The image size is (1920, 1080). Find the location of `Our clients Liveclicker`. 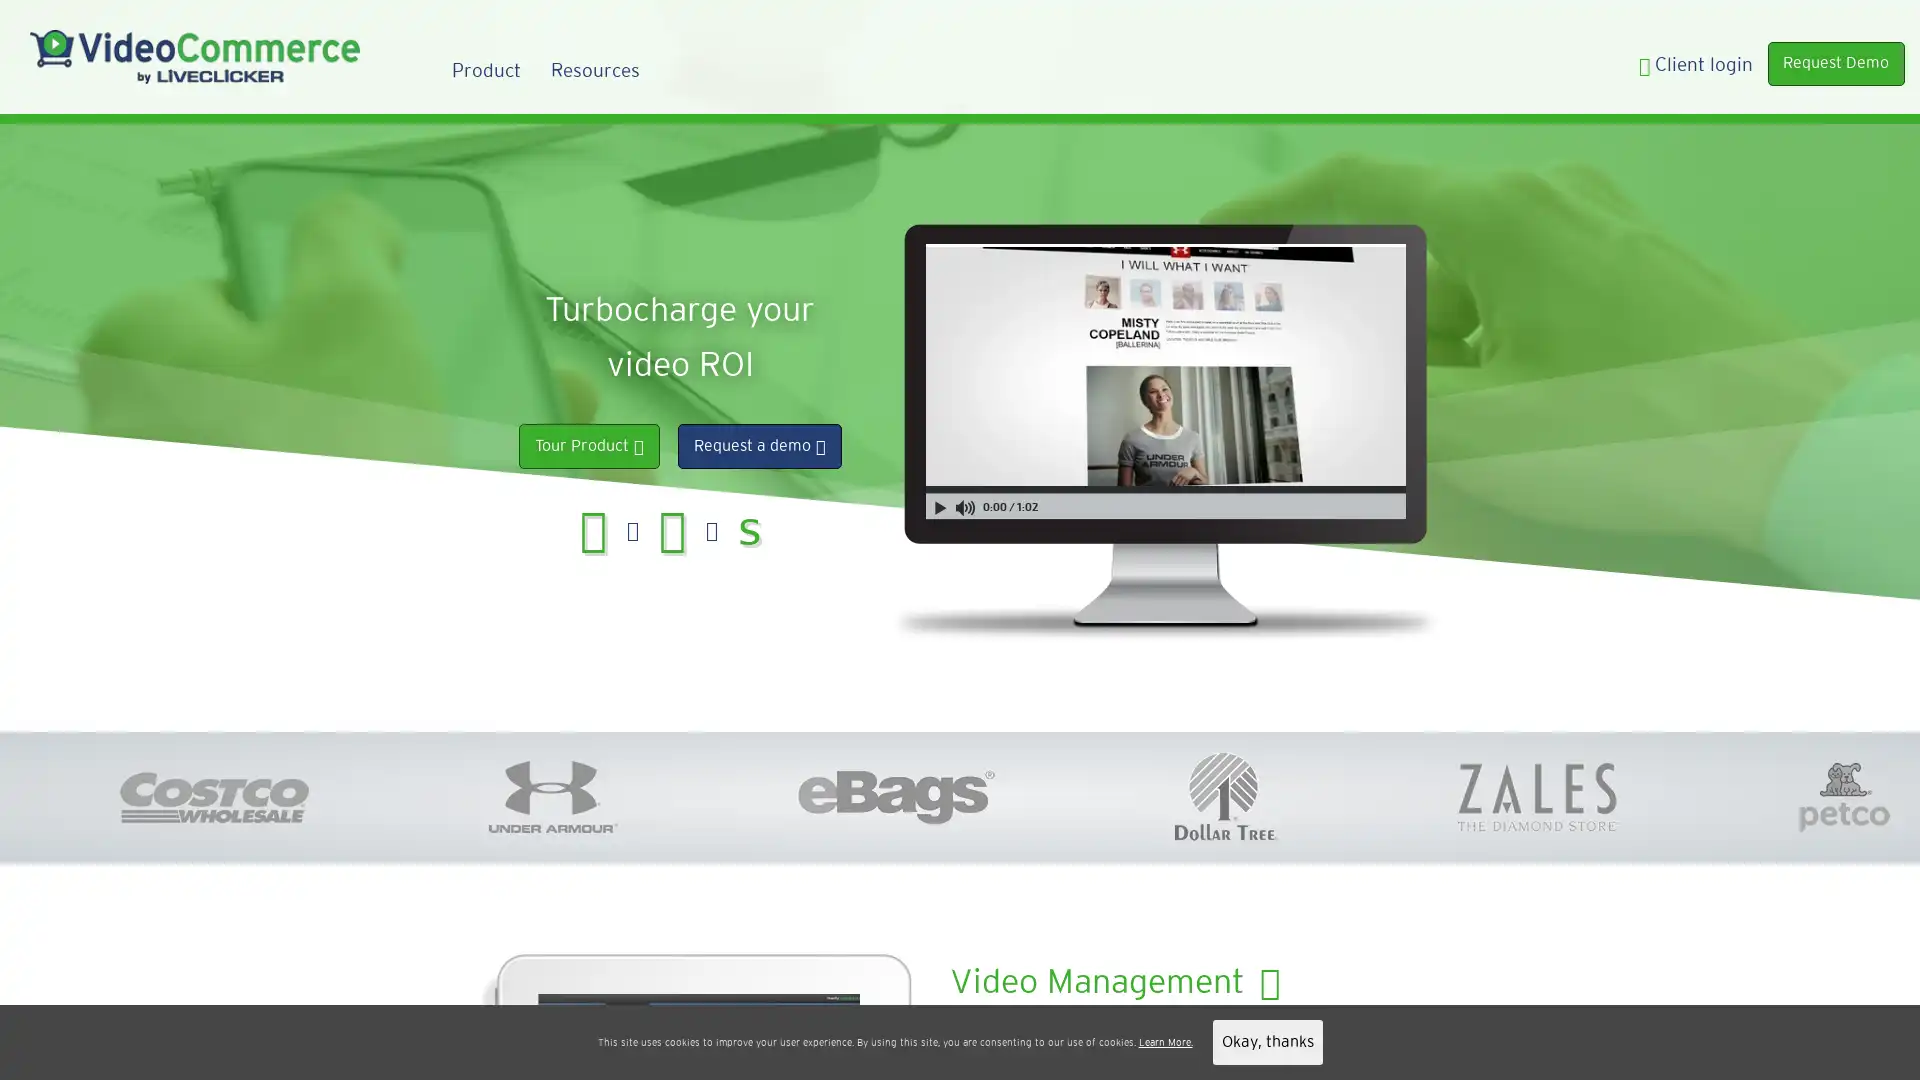

Our clients Liveclicker is located at coordinates (1012, 1041).